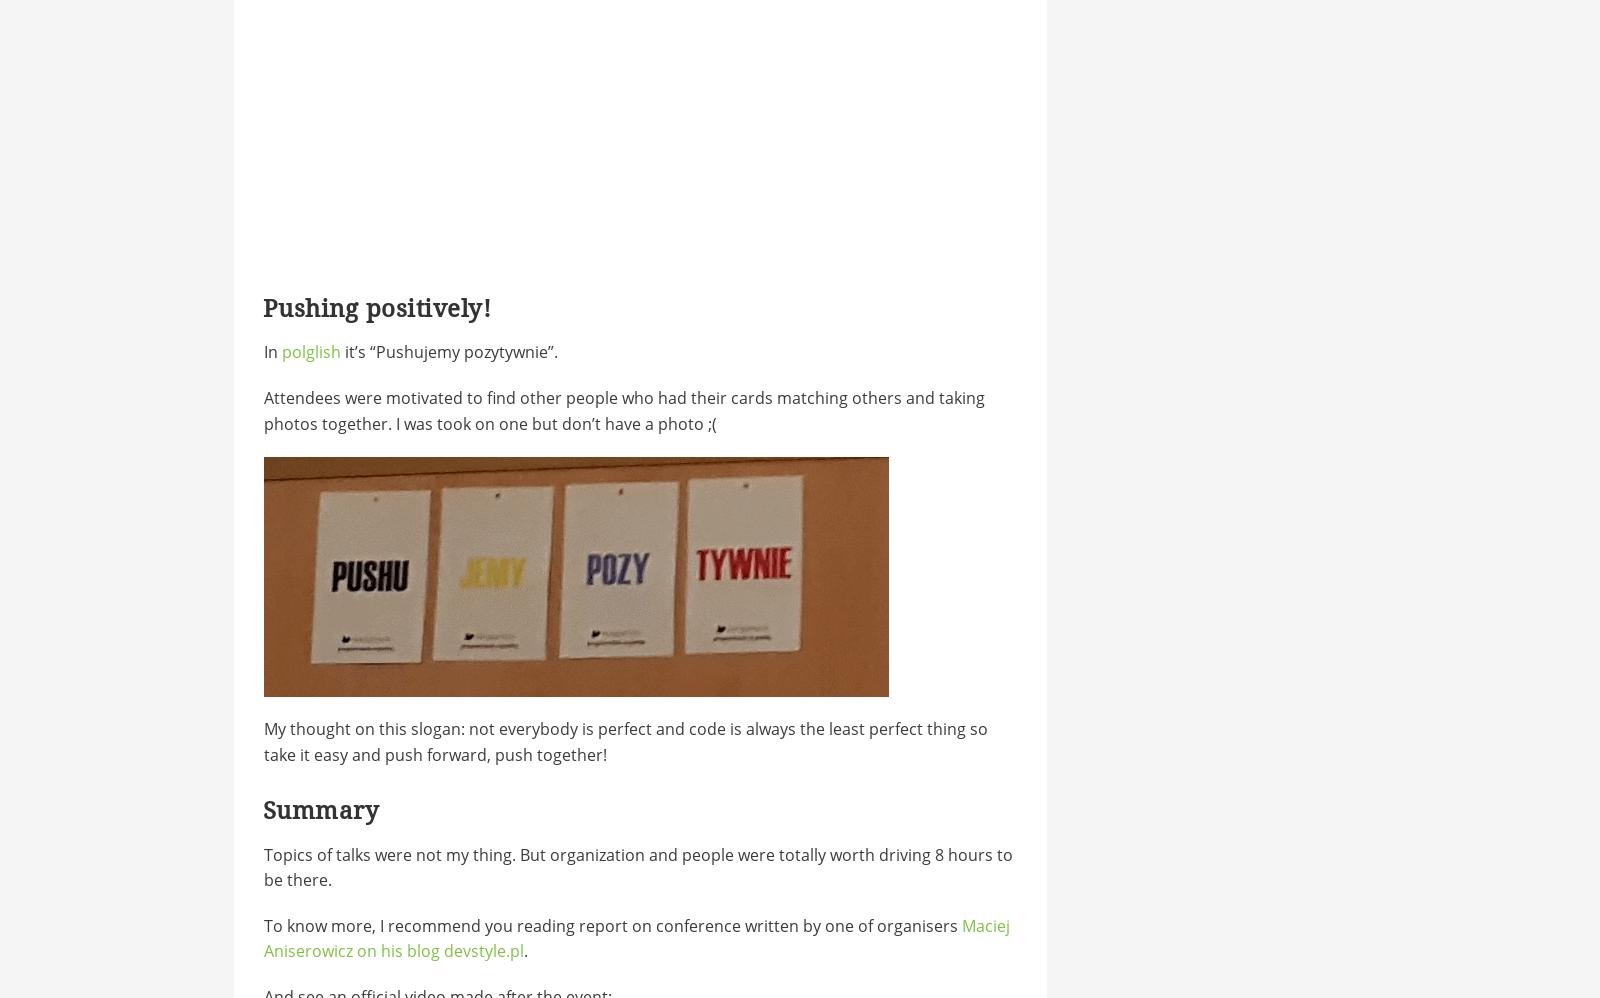  I want to click on 'Maciej Aniserowicz on his blog devstyle.pl', so click(263, 938).